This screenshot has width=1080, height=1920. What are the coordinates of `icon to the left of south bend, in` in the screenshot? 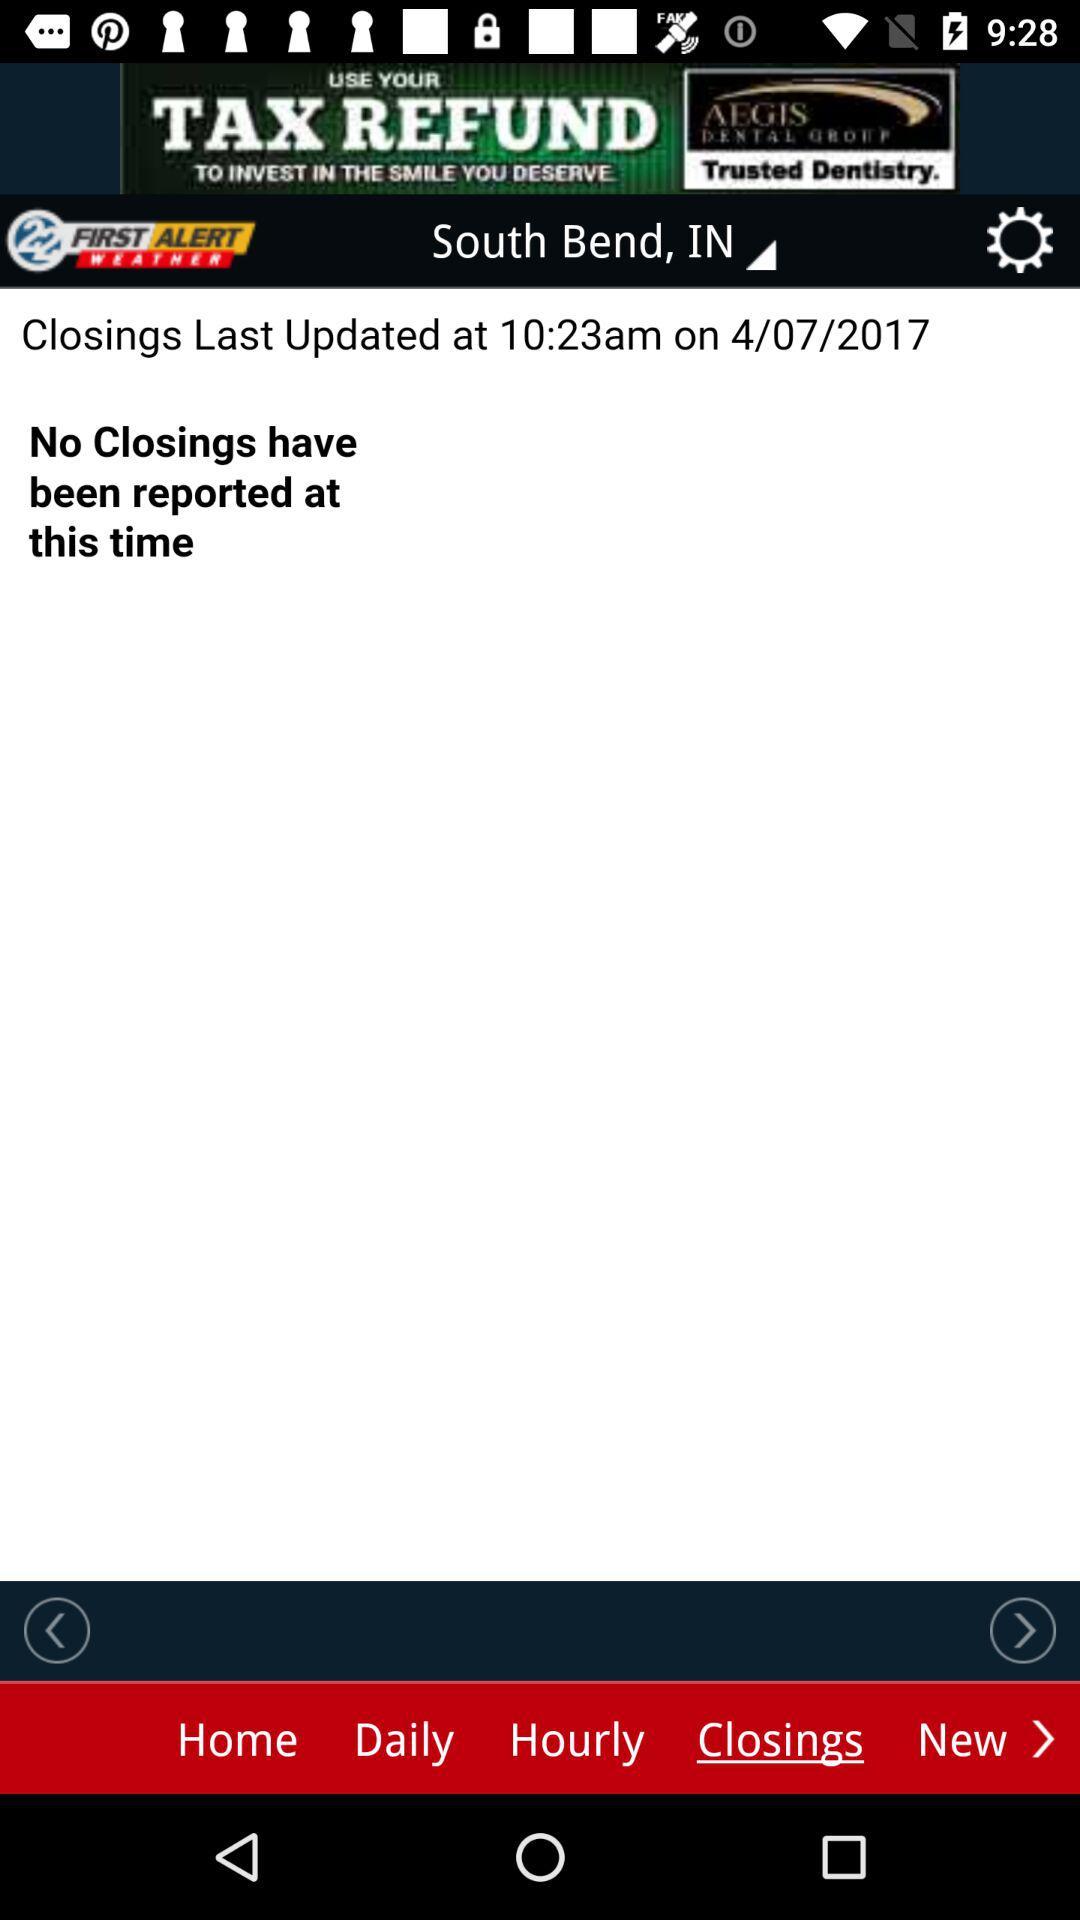 It's located at (131, 240).